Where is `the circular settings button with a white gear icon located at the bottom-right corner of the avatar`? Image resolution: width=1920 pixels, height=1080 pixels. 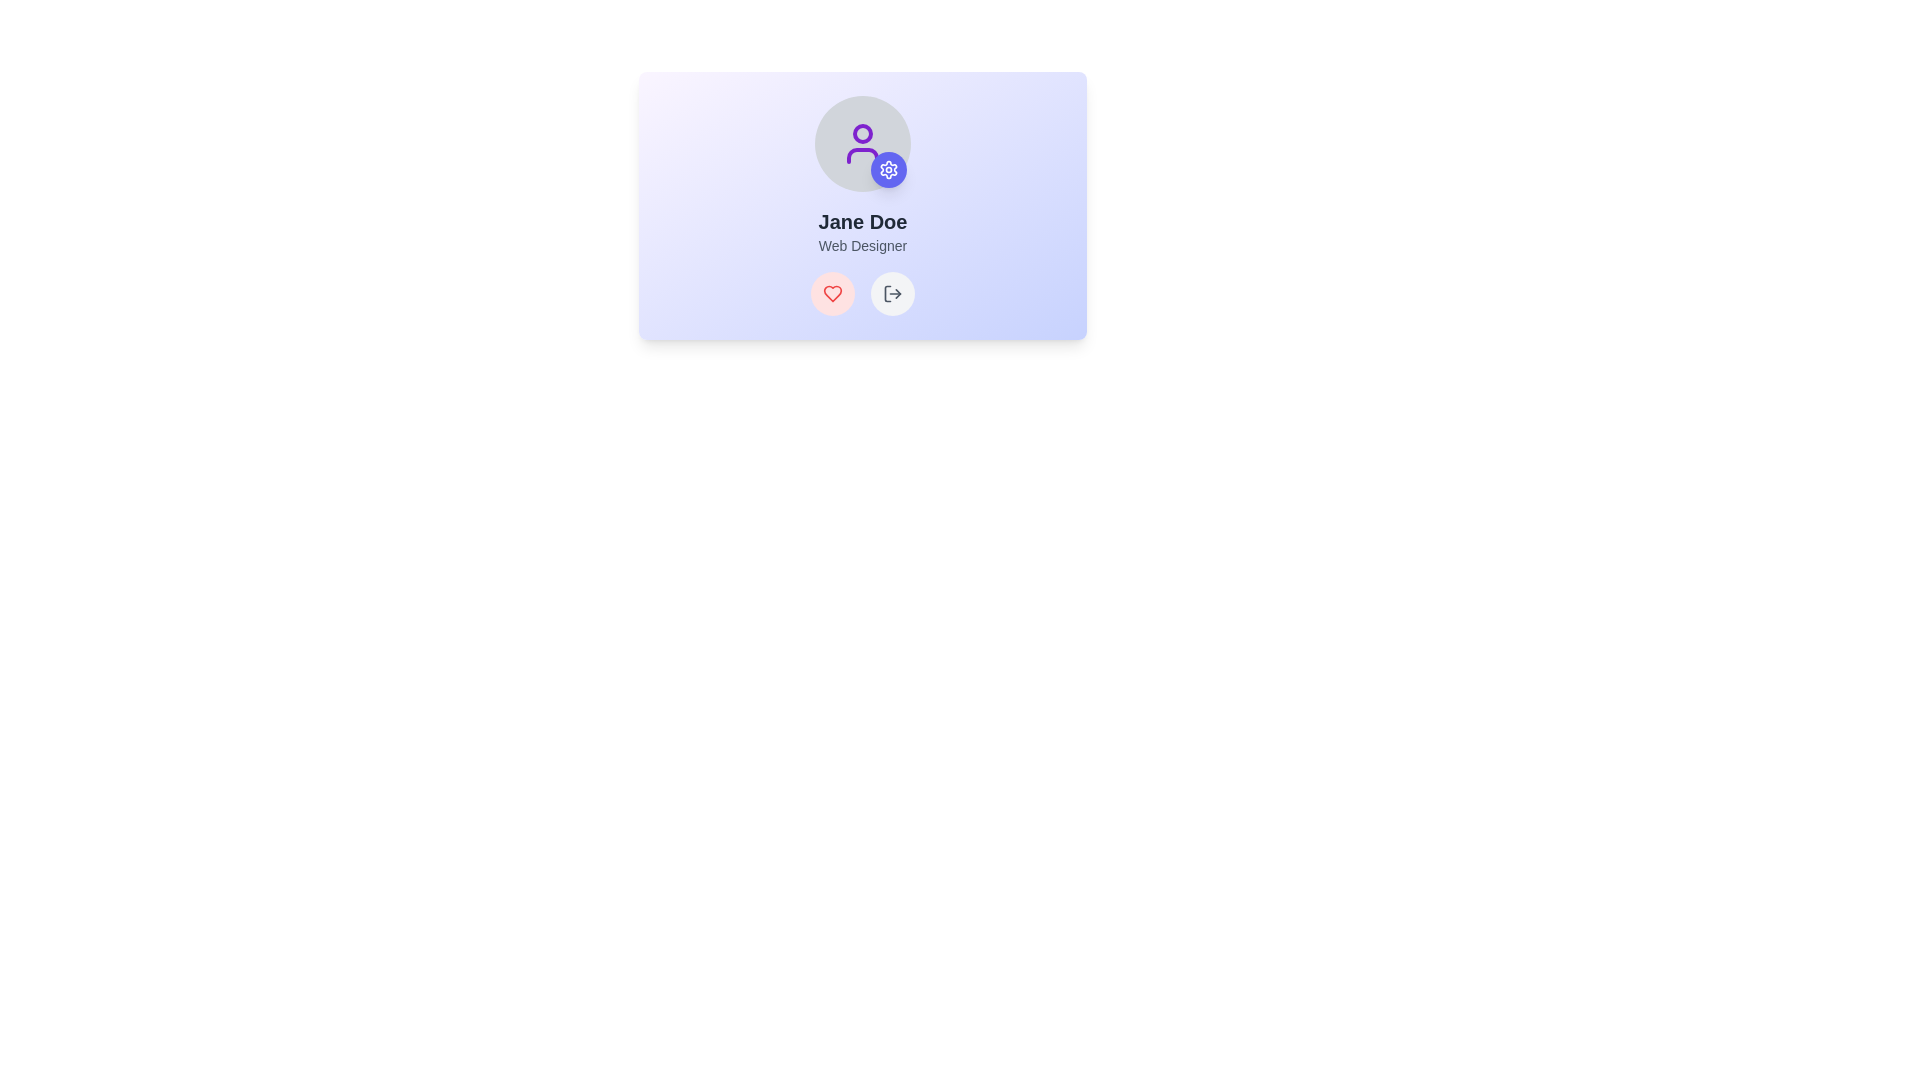
the circular settings button with a white gear icon located at the bottom-right corner of the avatar is located at coordinates (887, 168).